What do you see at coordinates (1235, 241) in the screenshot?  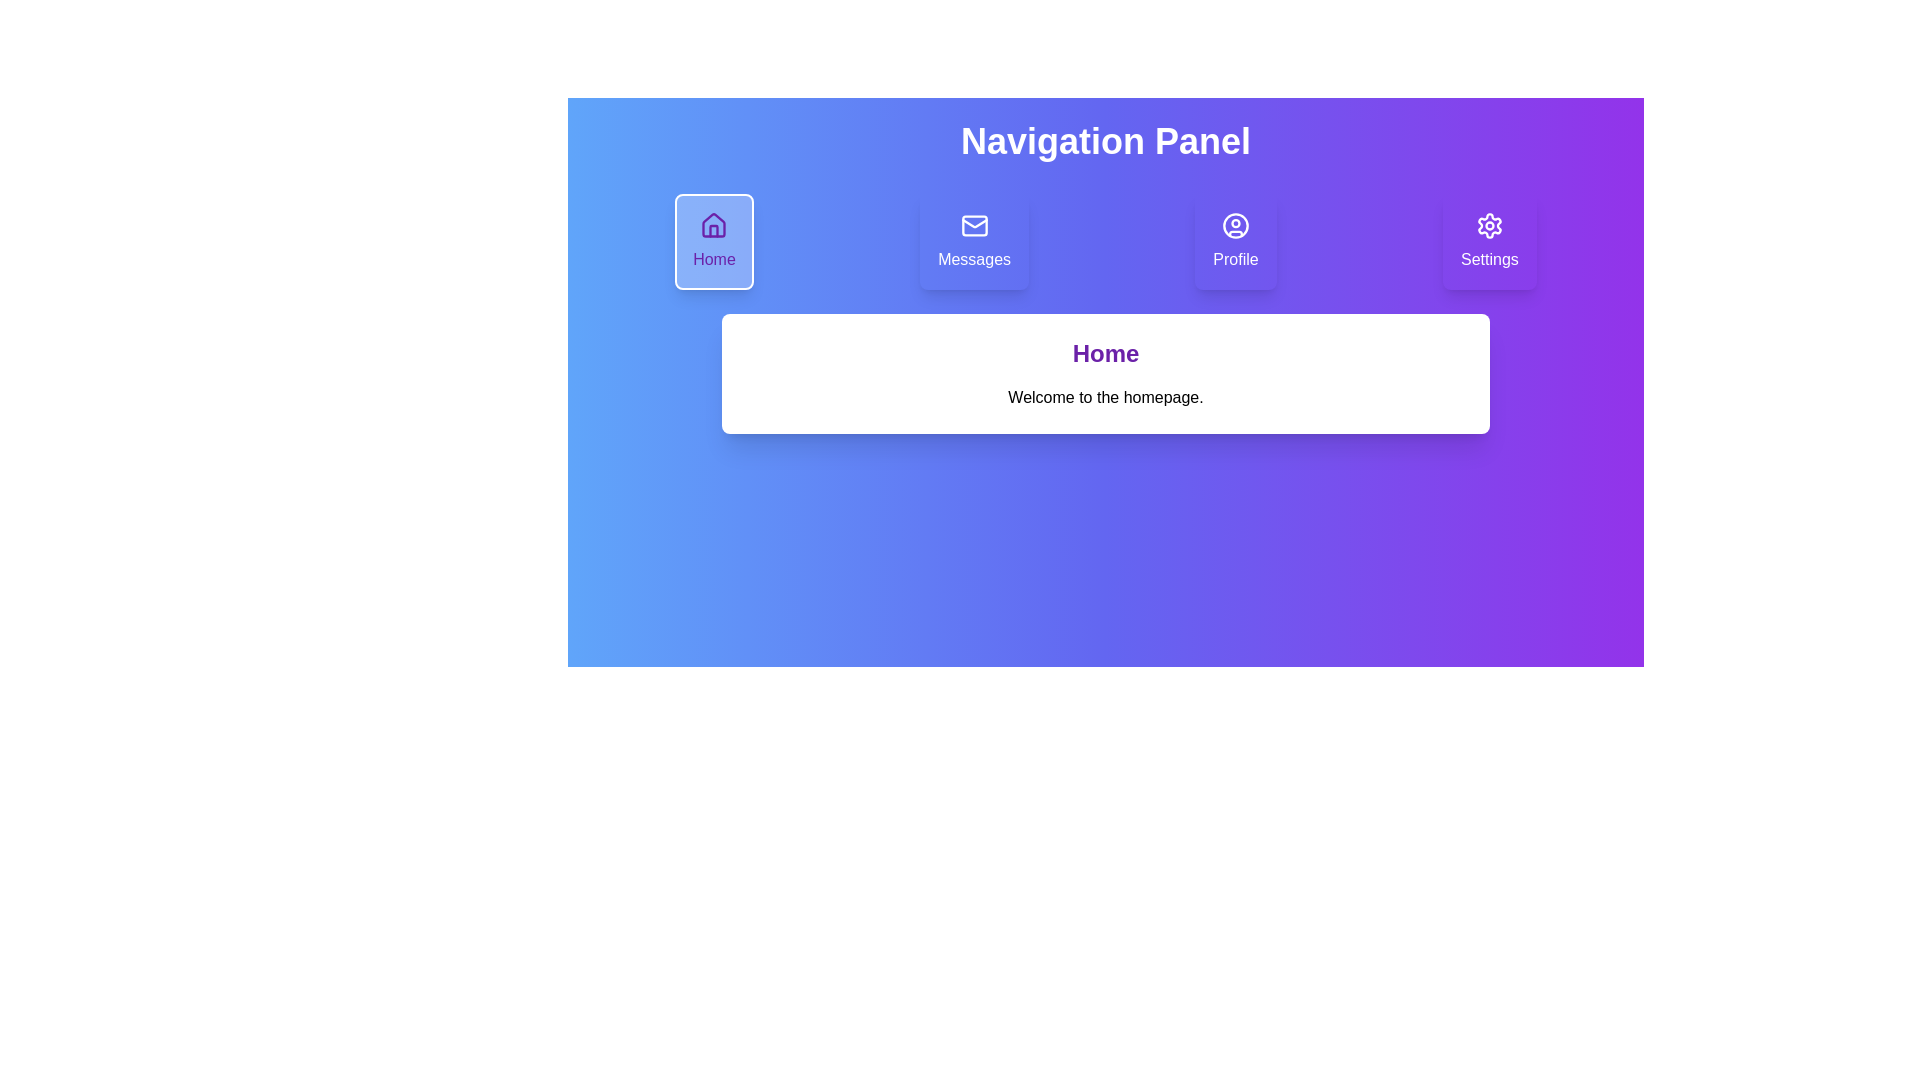 I see `the Profile tab` at bounding box center [1235, 241].